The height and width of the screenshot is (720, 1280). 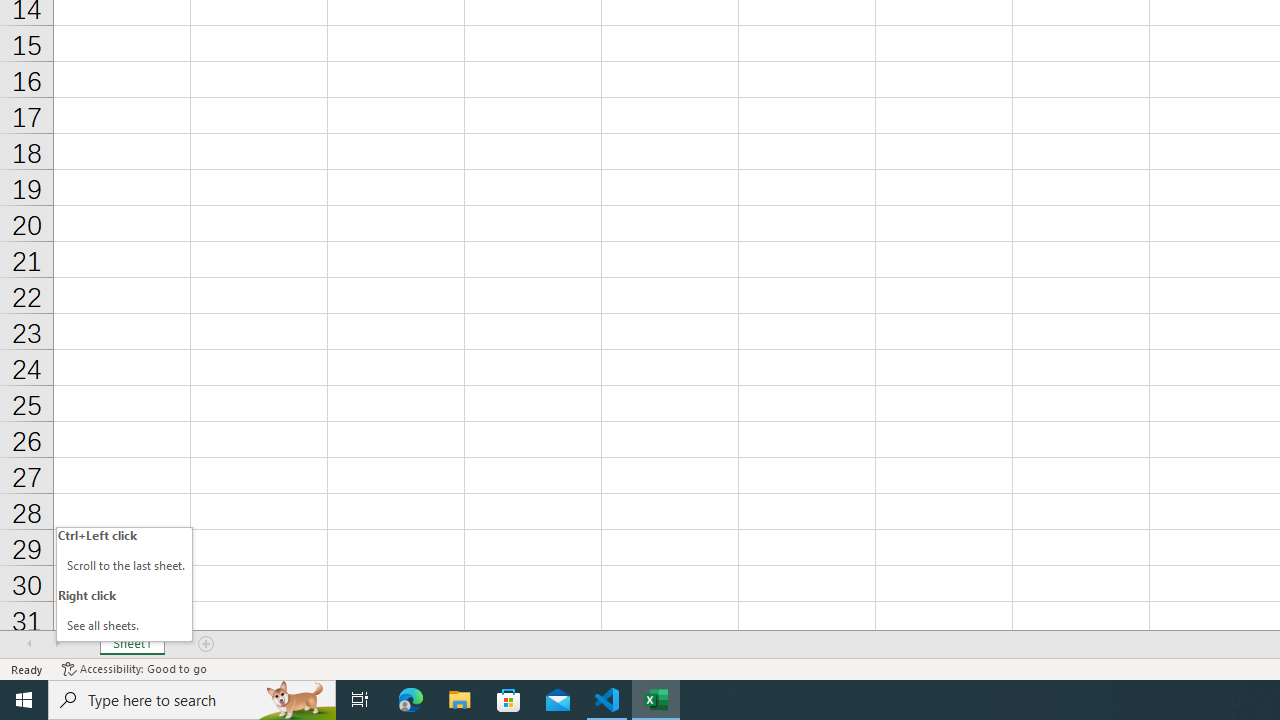 What do you see at coordinates (29, 644) in the screenshot?
I see `'Scroll Left'` at bounding box center [29, 644].